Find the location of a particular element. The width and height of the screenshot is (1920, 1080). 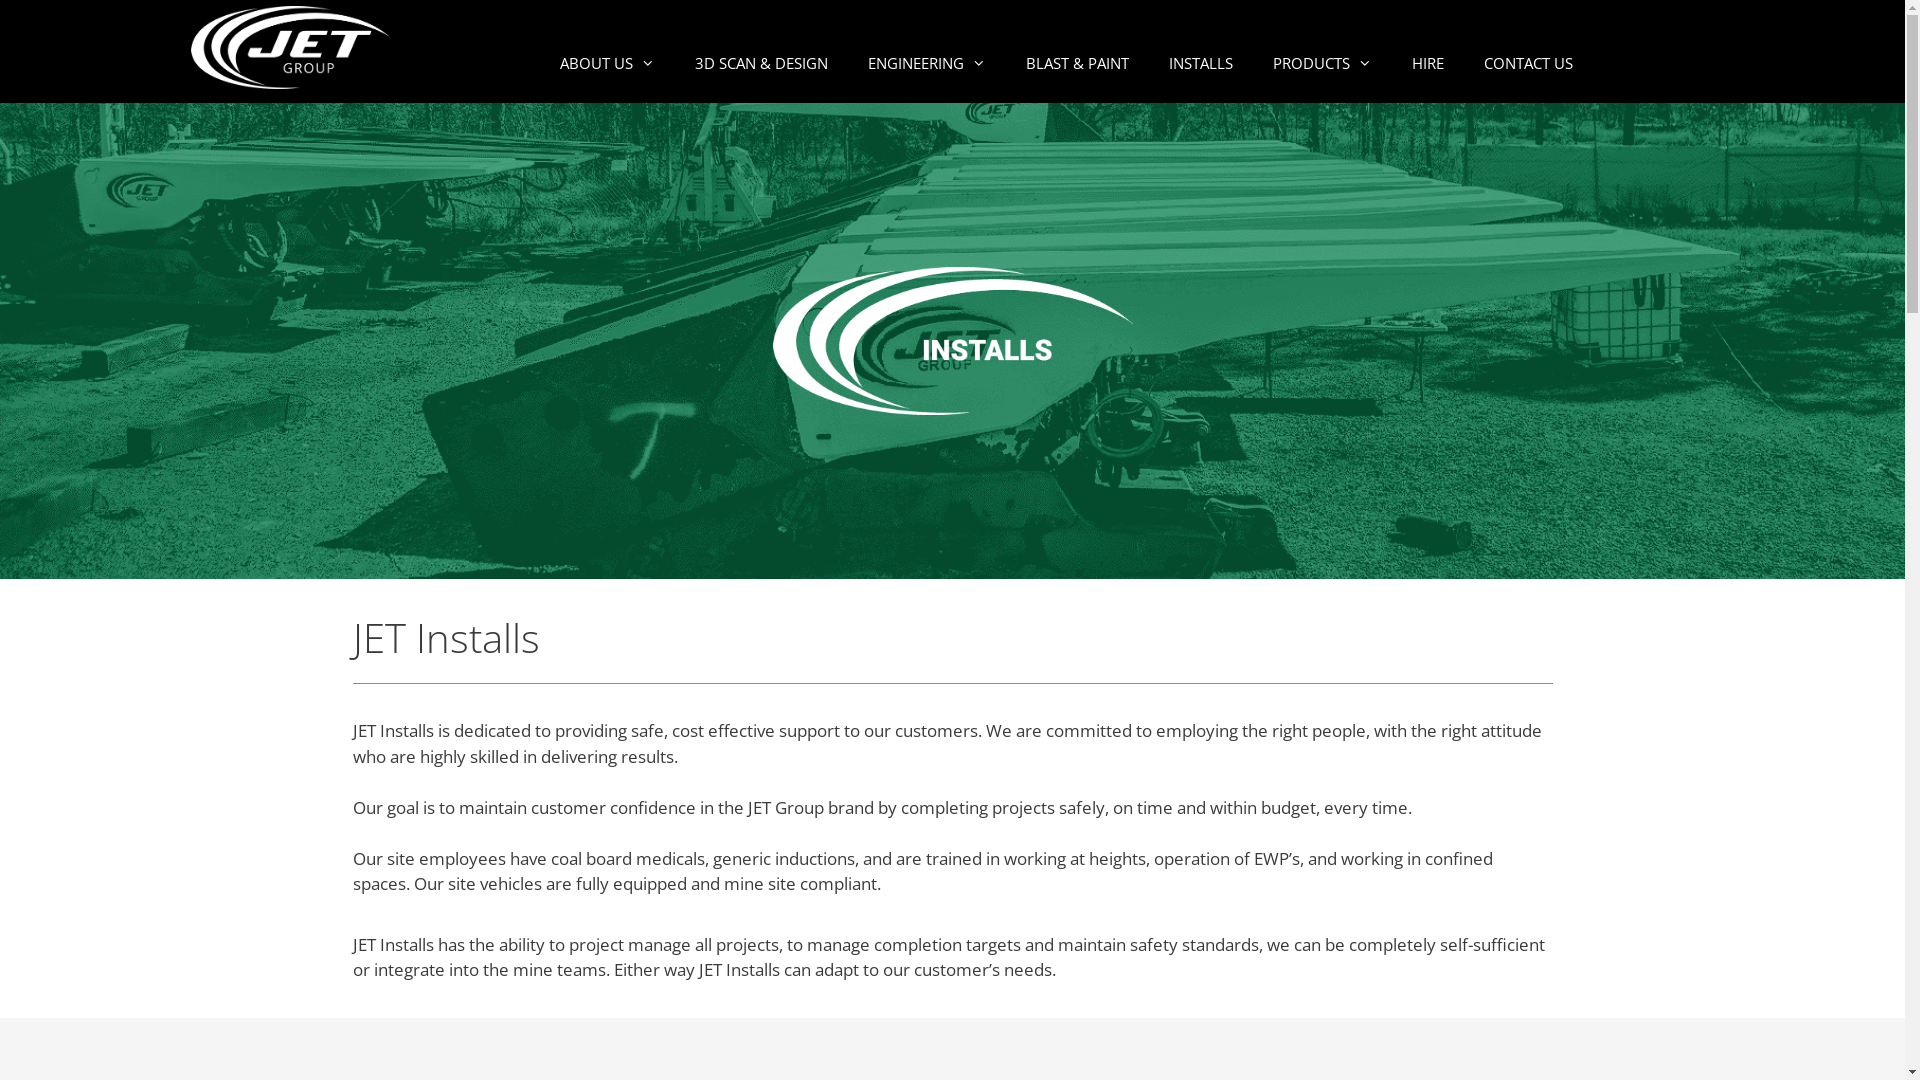

'ENGINEERING' is located at coordinates (925, 61).